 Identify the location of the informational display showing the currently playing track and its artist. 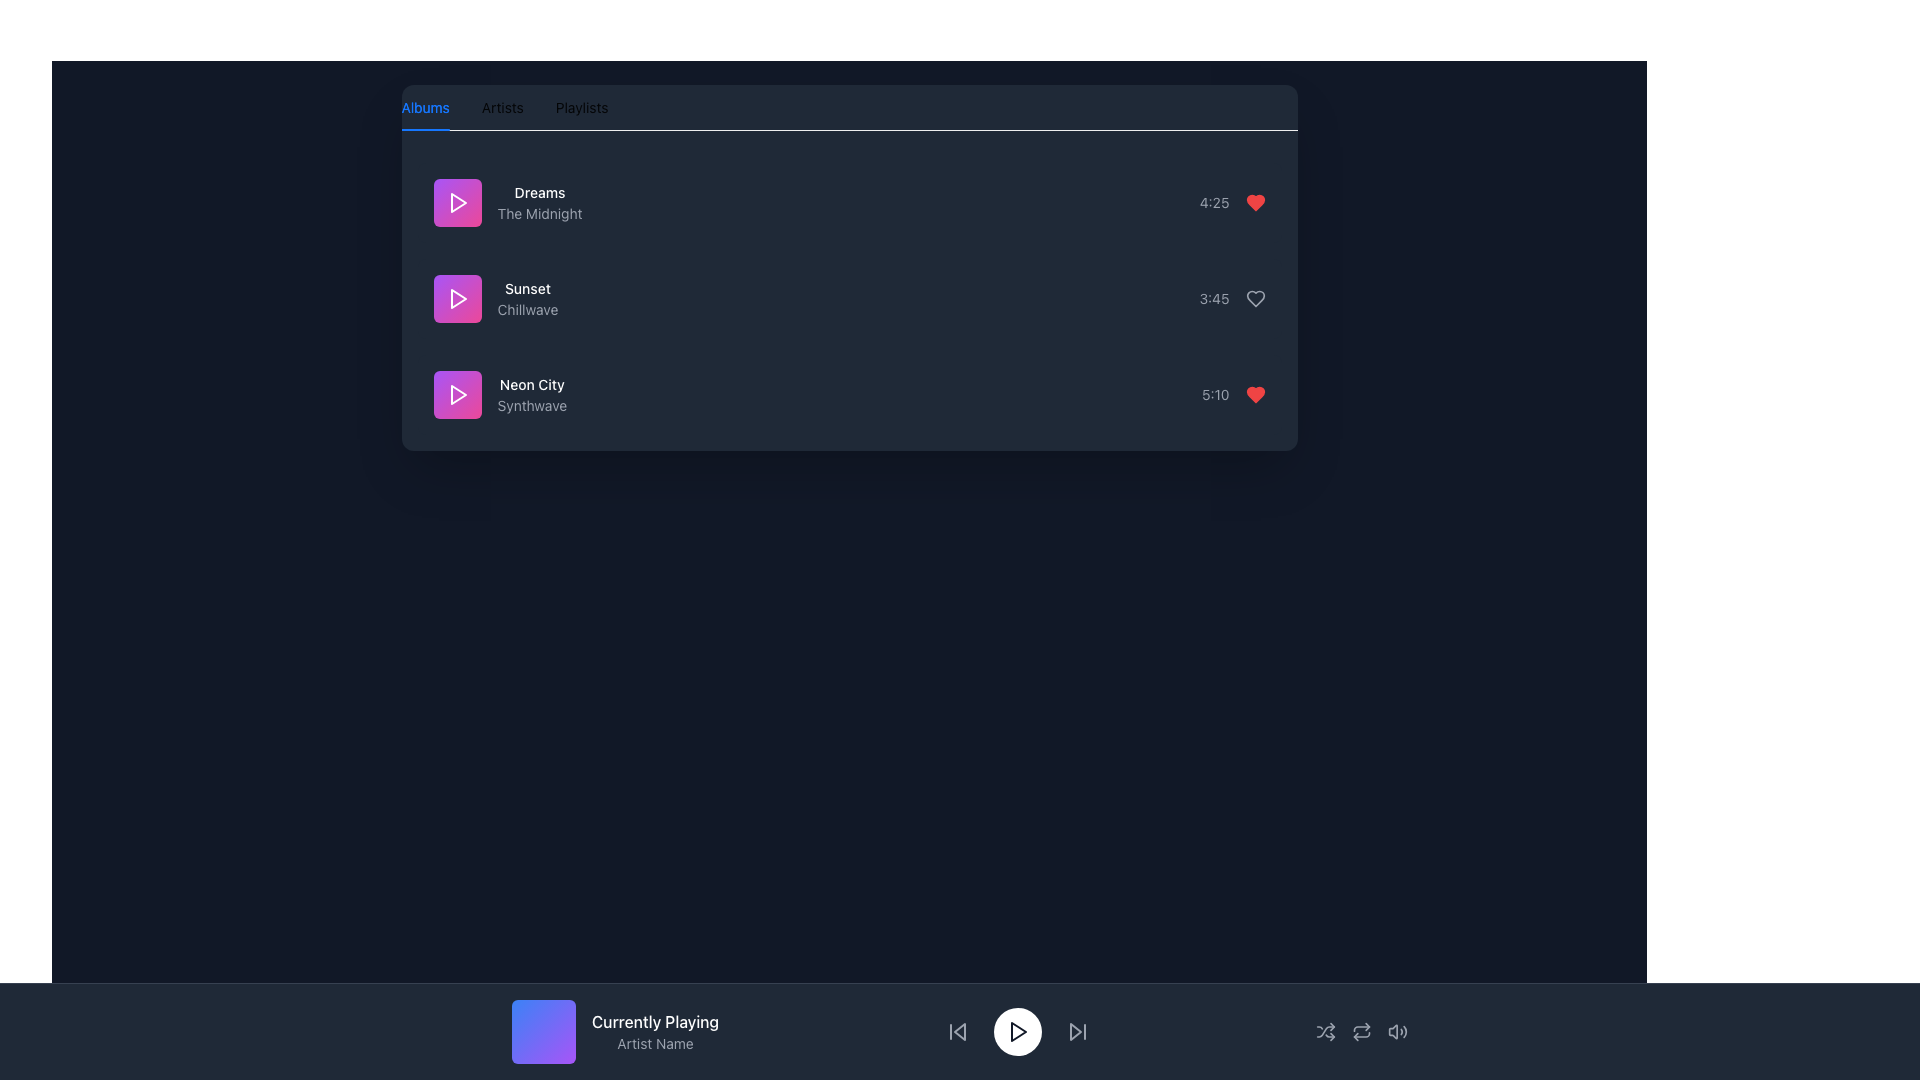
(614, 1032).